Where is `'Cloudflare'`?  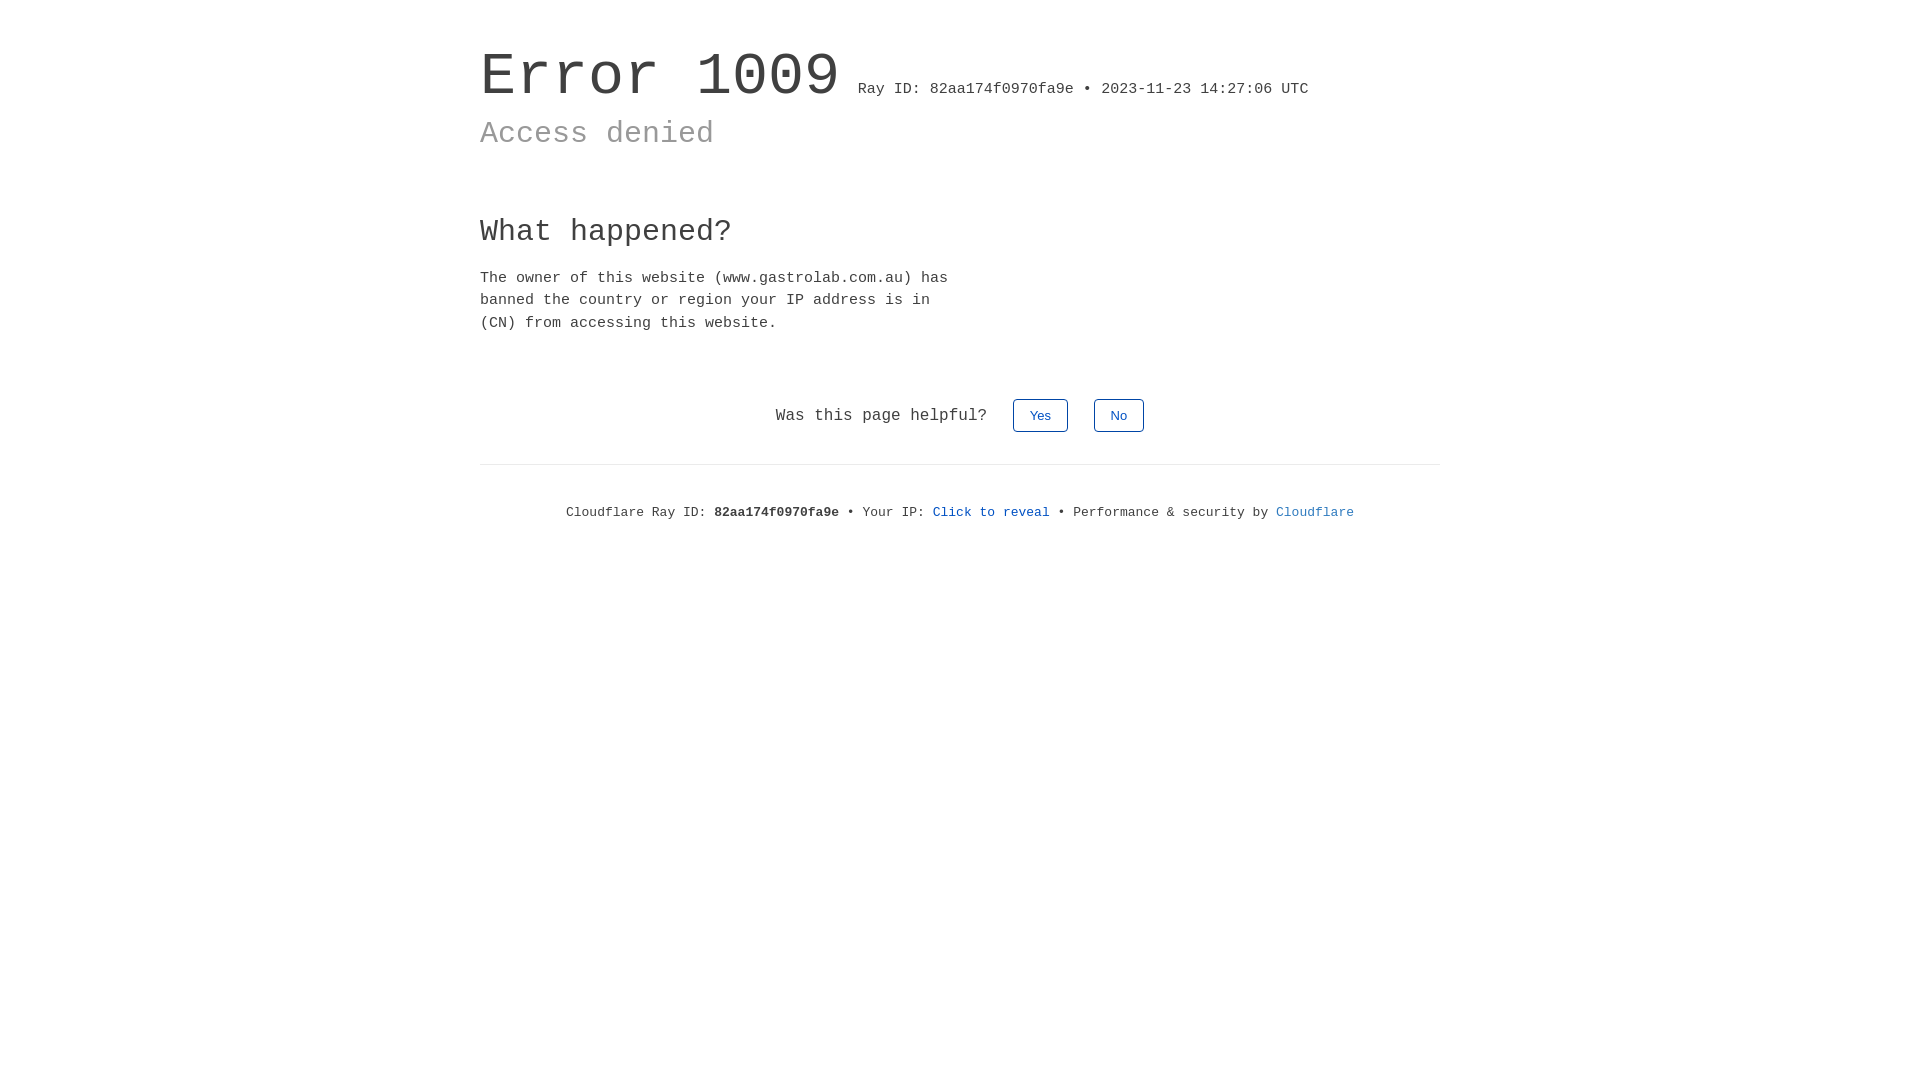 'Cloudflare' is located at coordinates (1315, 511).